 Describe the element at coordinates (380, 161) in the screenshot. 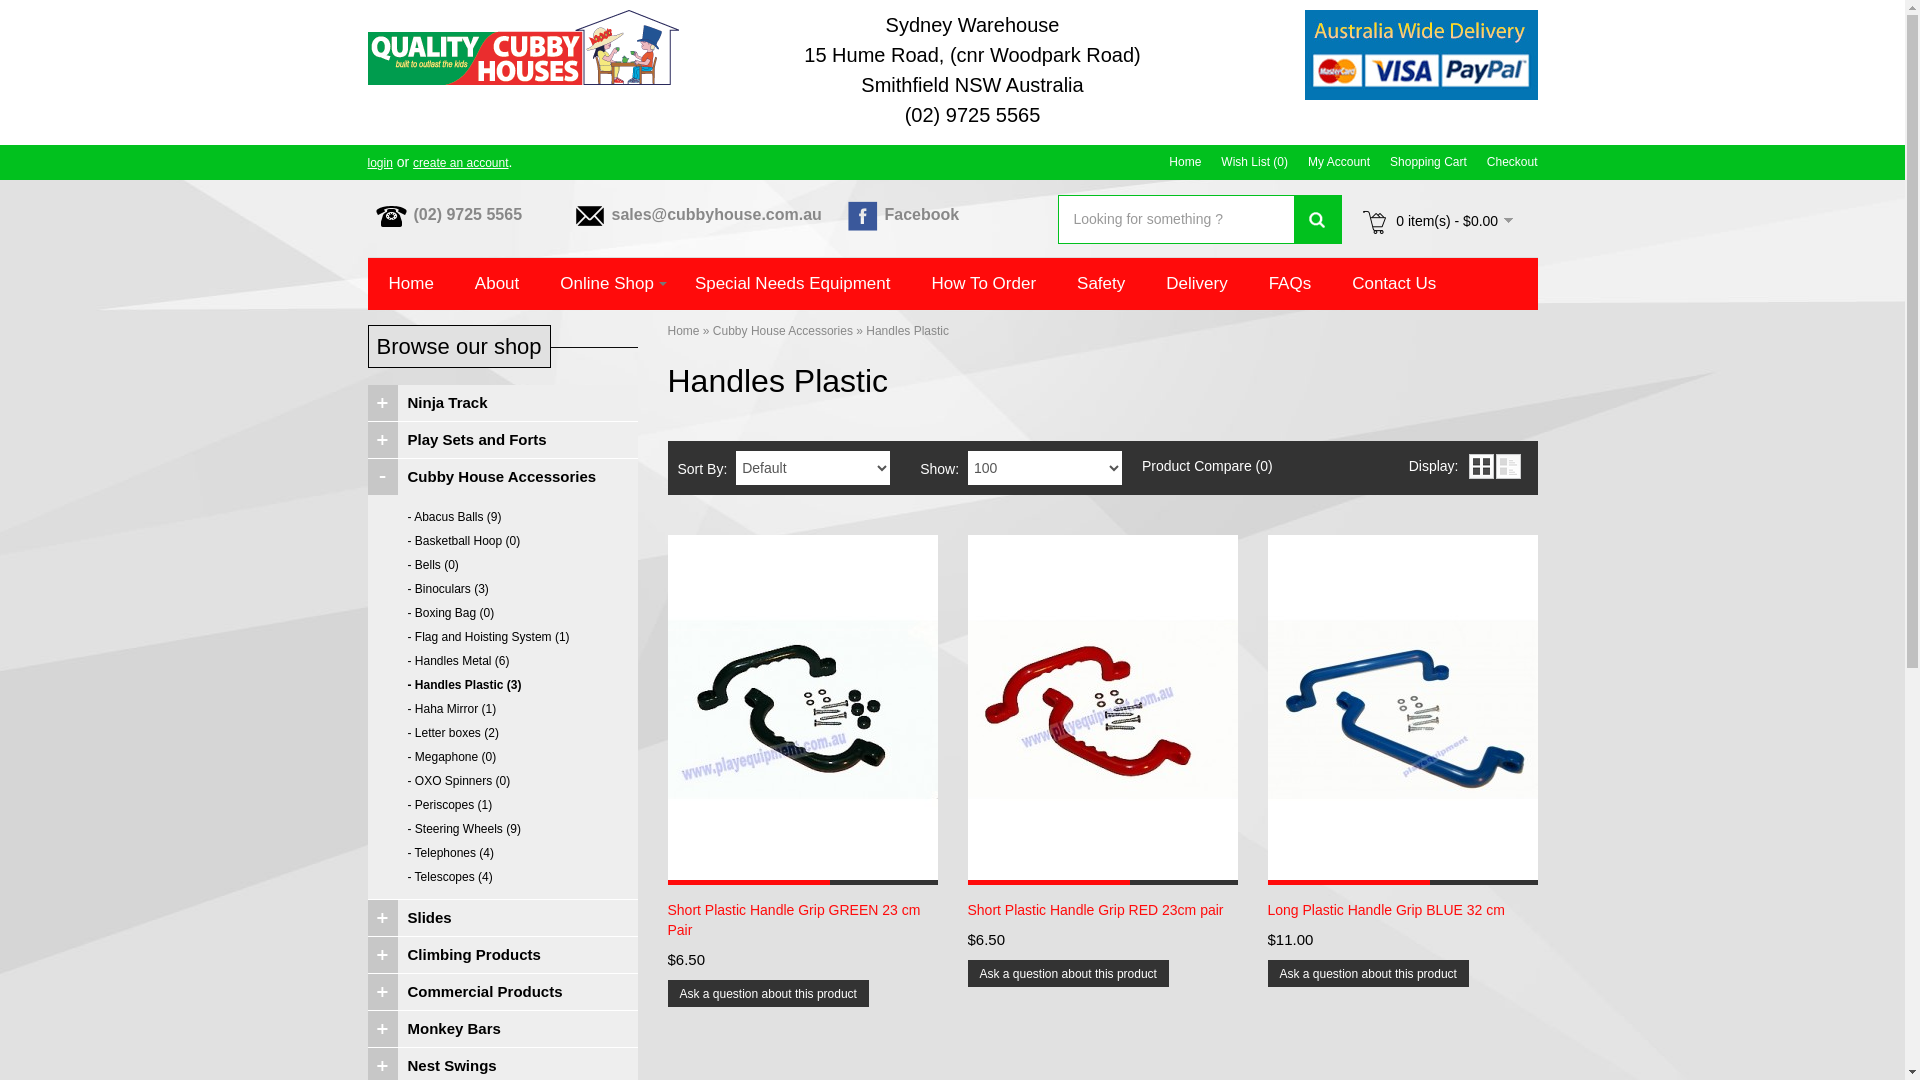

I see `'login'` at that location.